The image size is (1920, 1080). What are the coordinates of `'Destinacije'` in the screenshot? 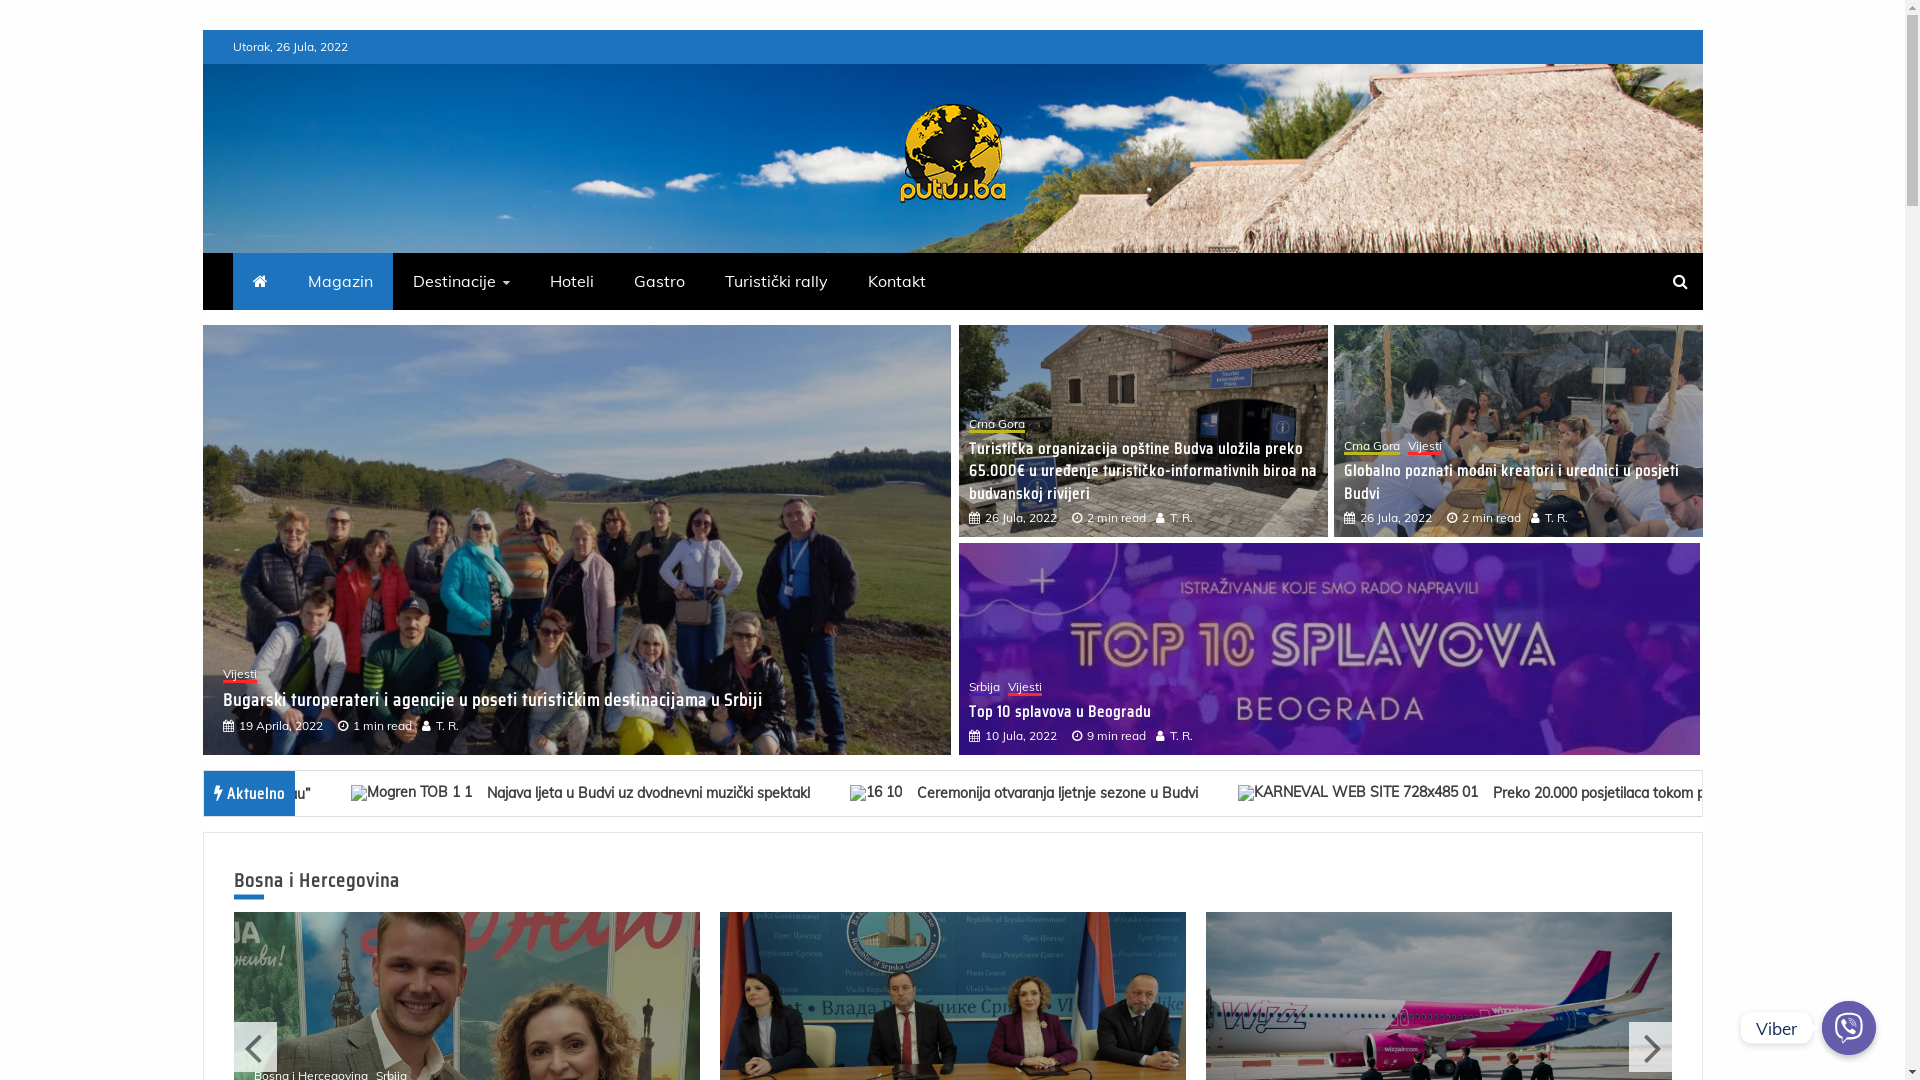 It's located at (459, 281).